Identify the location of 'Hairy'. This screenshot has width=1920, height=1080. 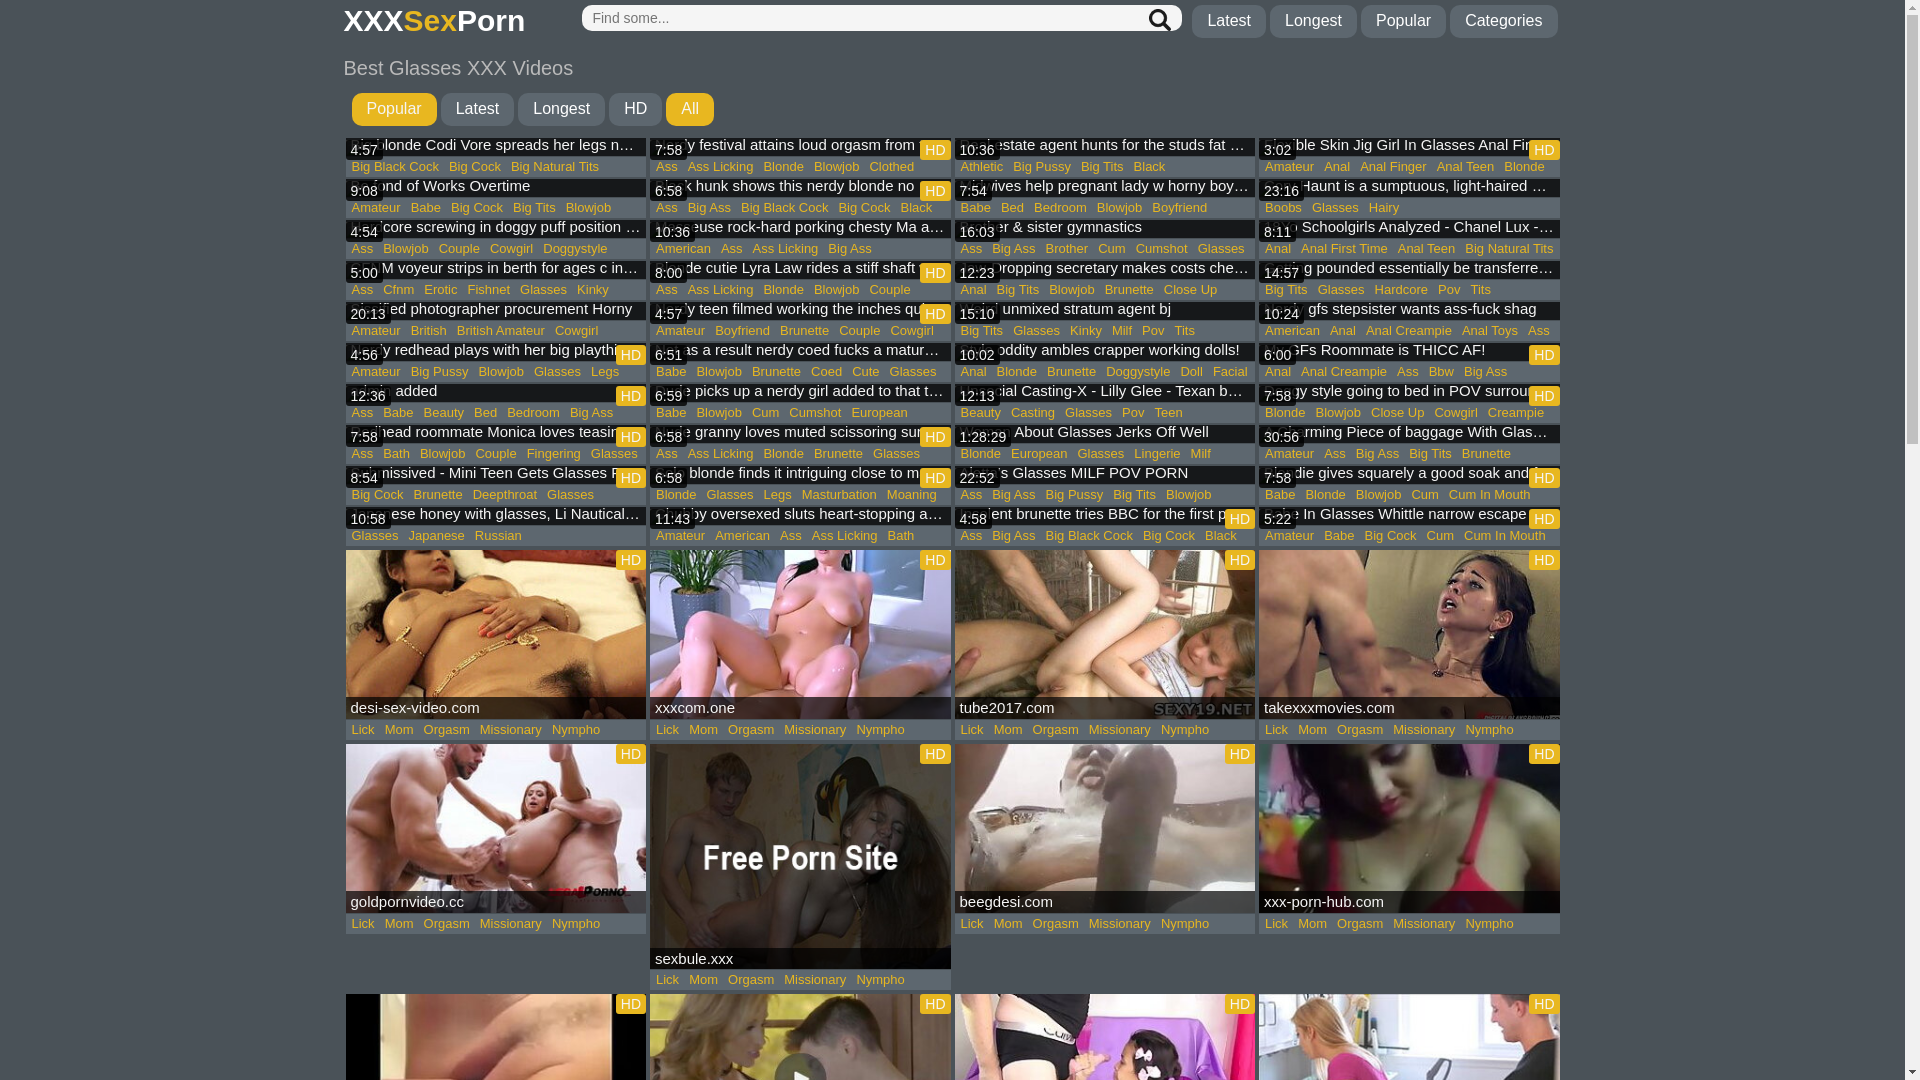
(1362, 208).